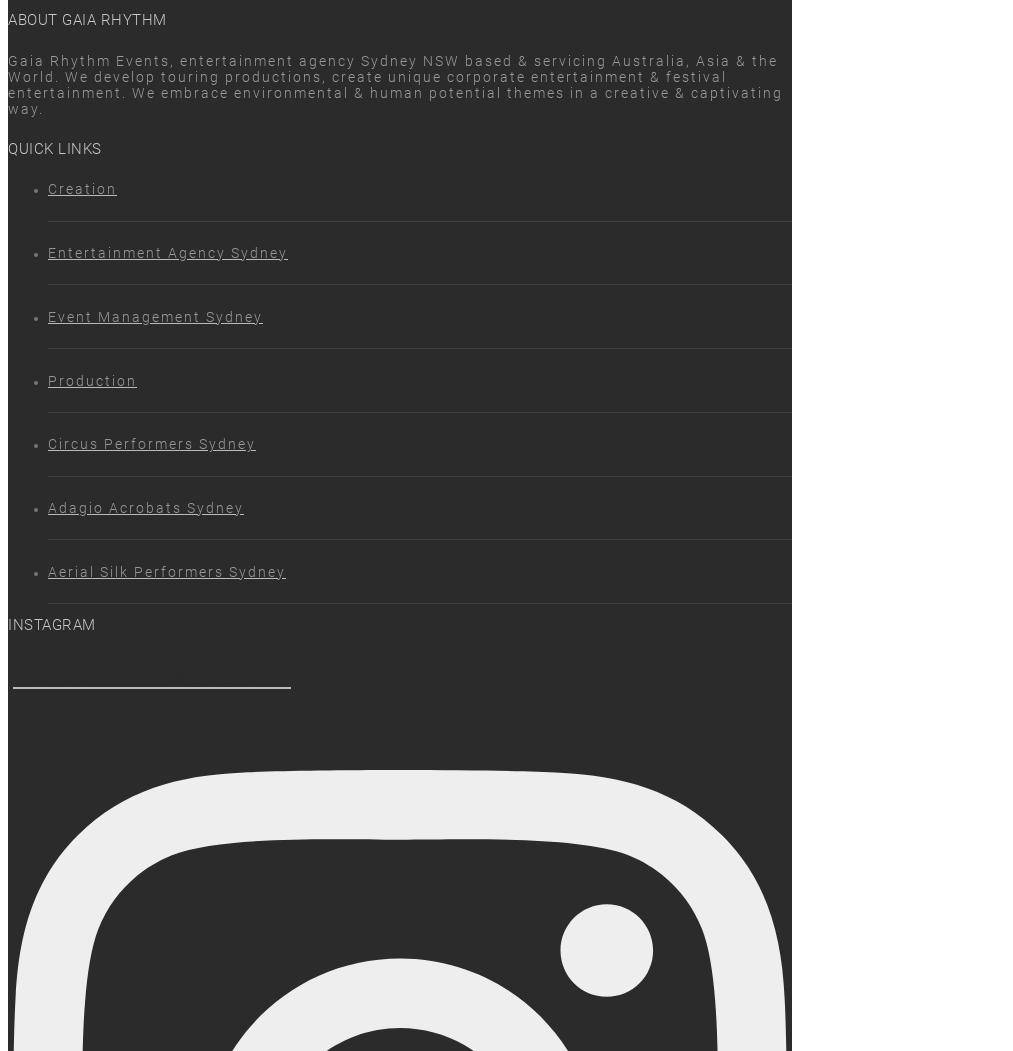  What do you see at coordinates (151, 676) in the screenshot?
I see `'gaiarhythmevents'` at bounding box center [151, 676].